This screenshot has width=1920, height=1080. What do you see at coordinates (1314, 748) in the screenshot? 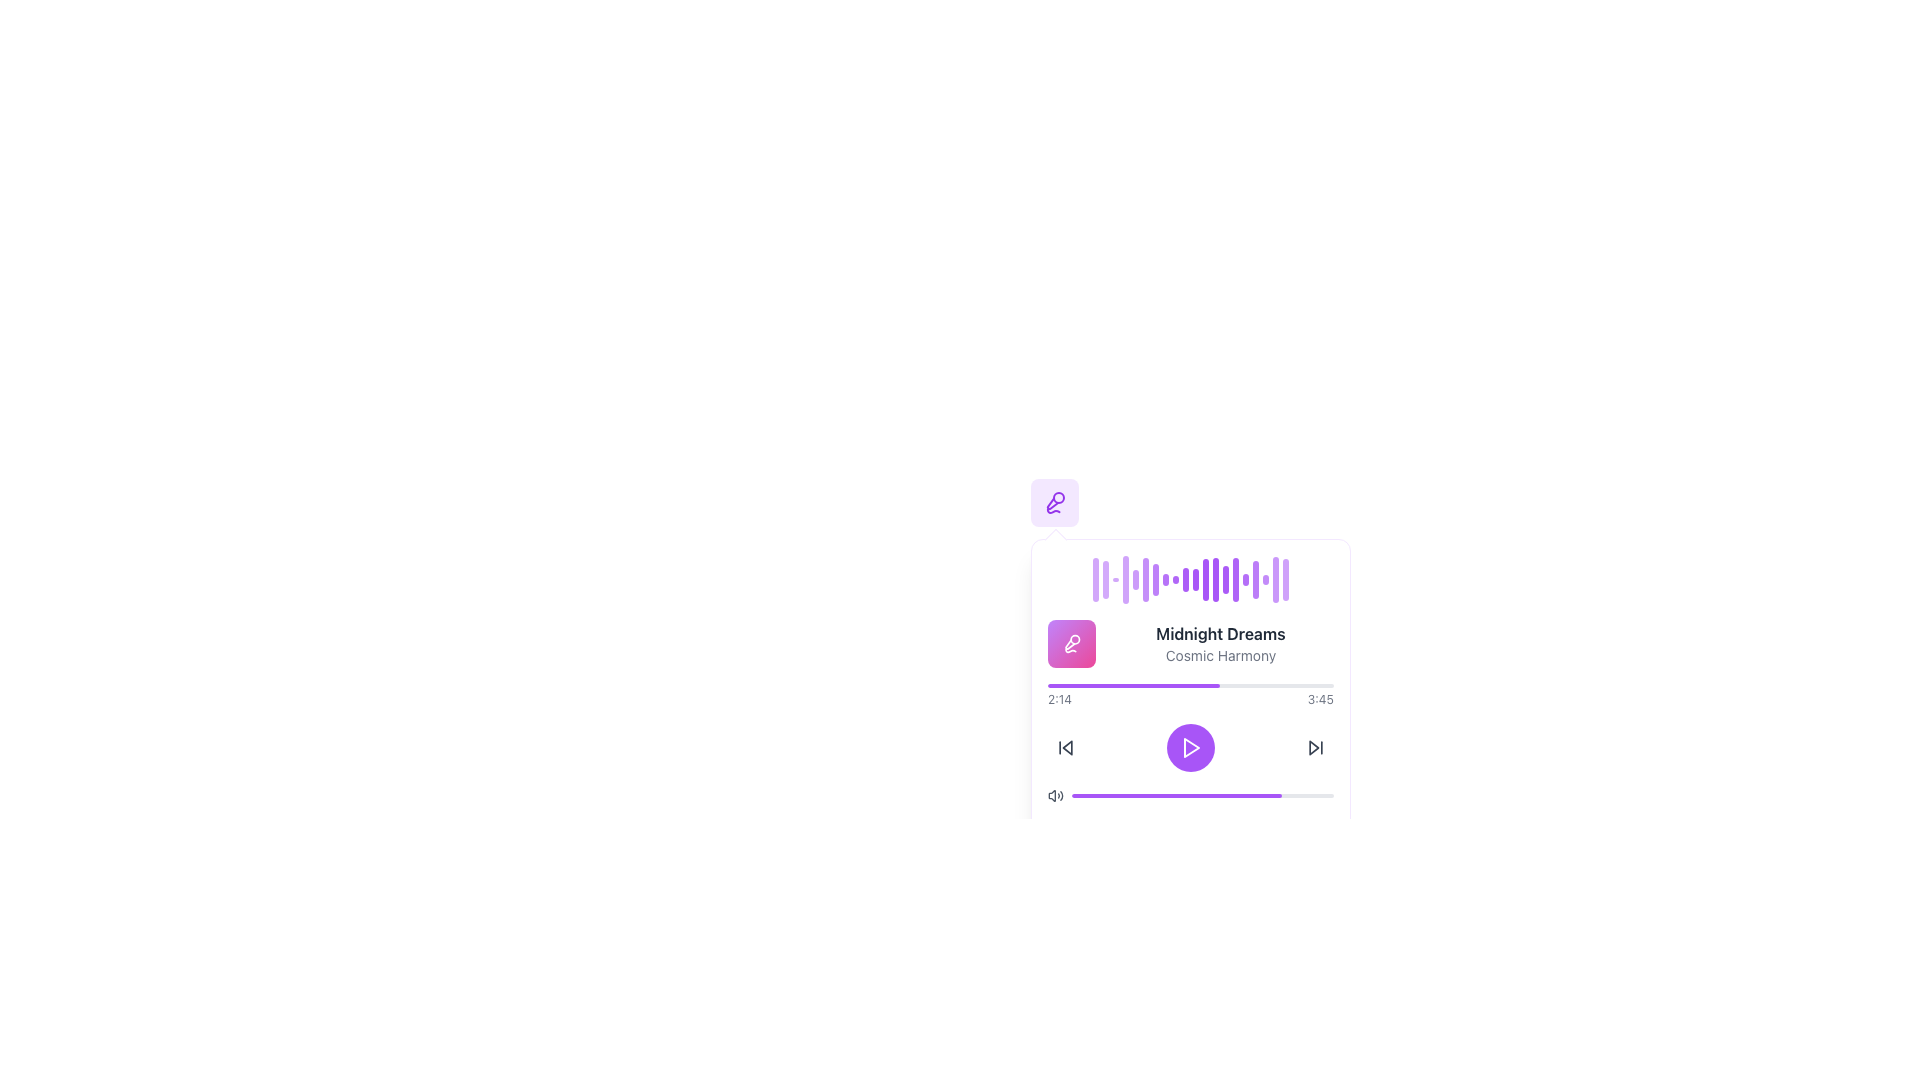
I see `the hollow triangular arrow shape pointing to the right, which represents the 'Skip Forward' button in the media playback control interface, to skip forward in the audio or media playback` at bounding box center [1314, 748].